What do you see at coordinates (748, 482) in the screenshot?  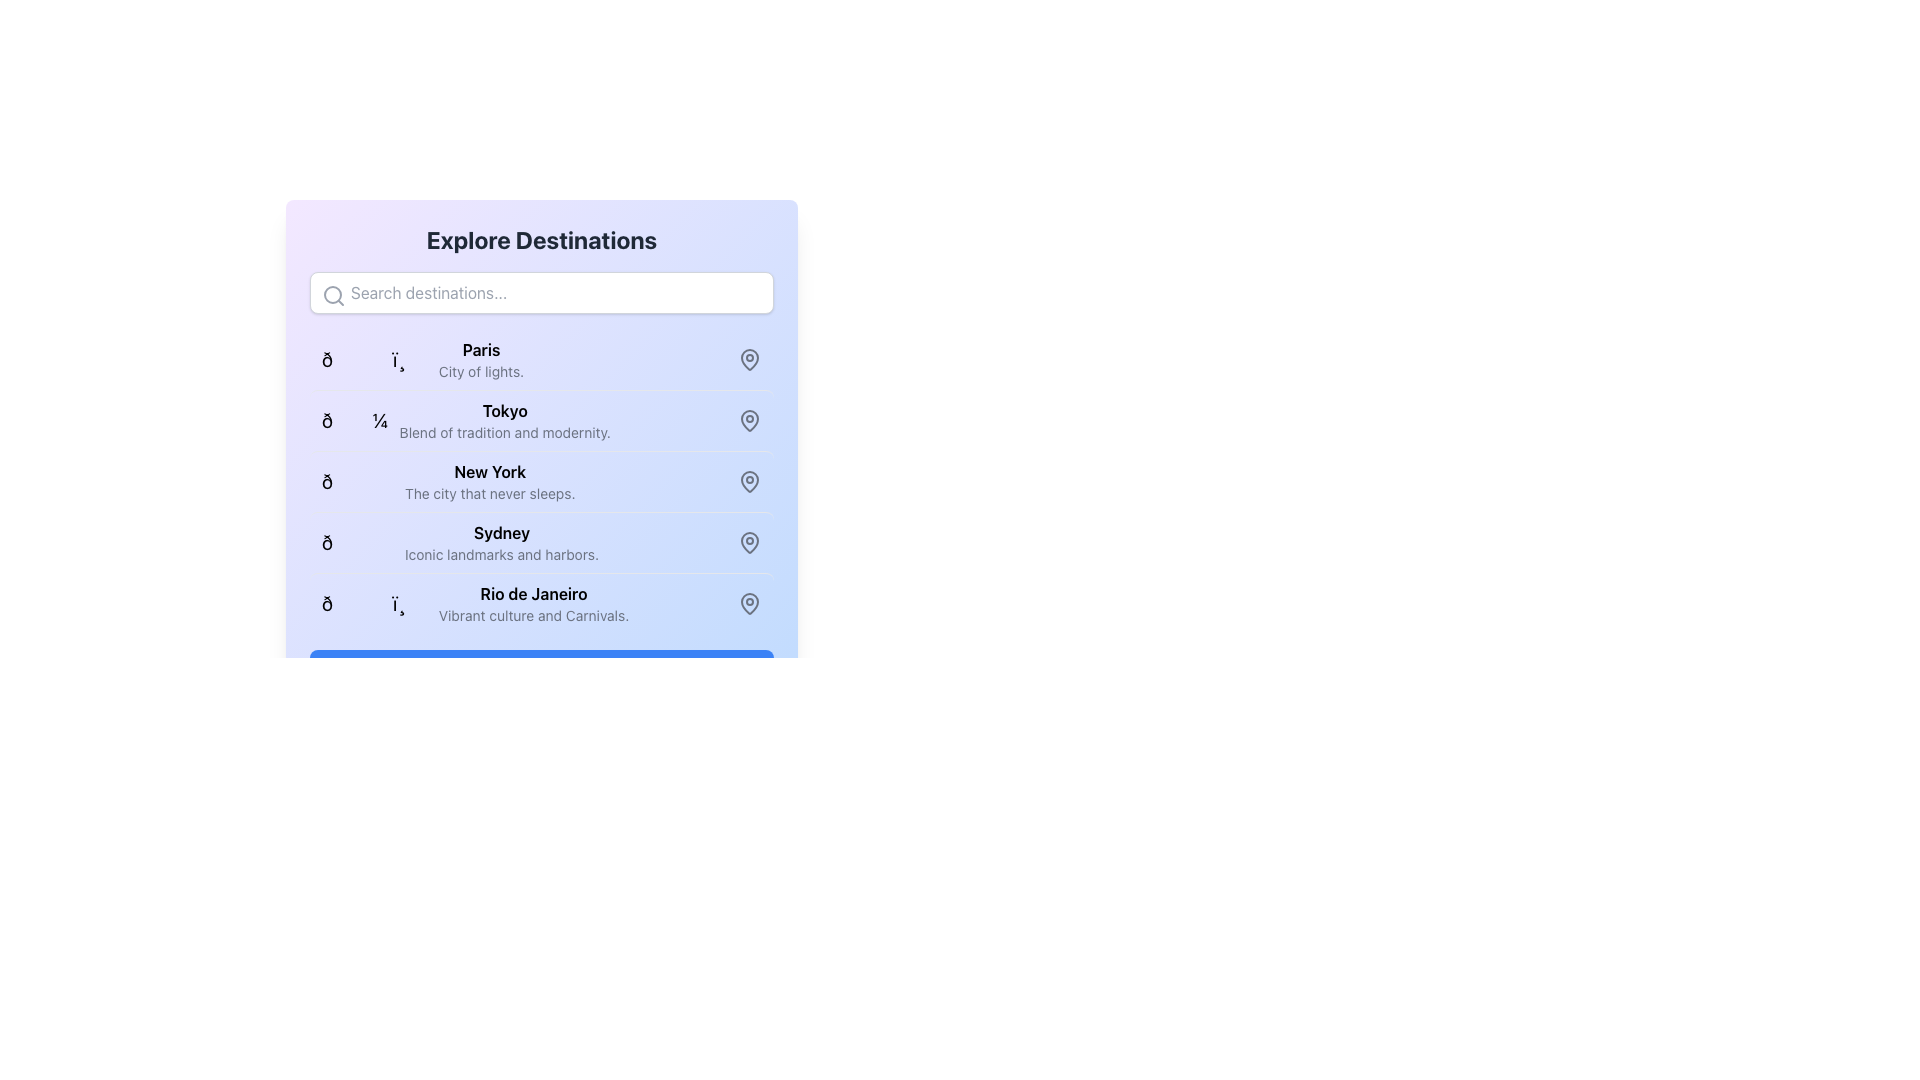 I see `the map pin icon representing the location for 'New York'` at bounding box center [748, 482].